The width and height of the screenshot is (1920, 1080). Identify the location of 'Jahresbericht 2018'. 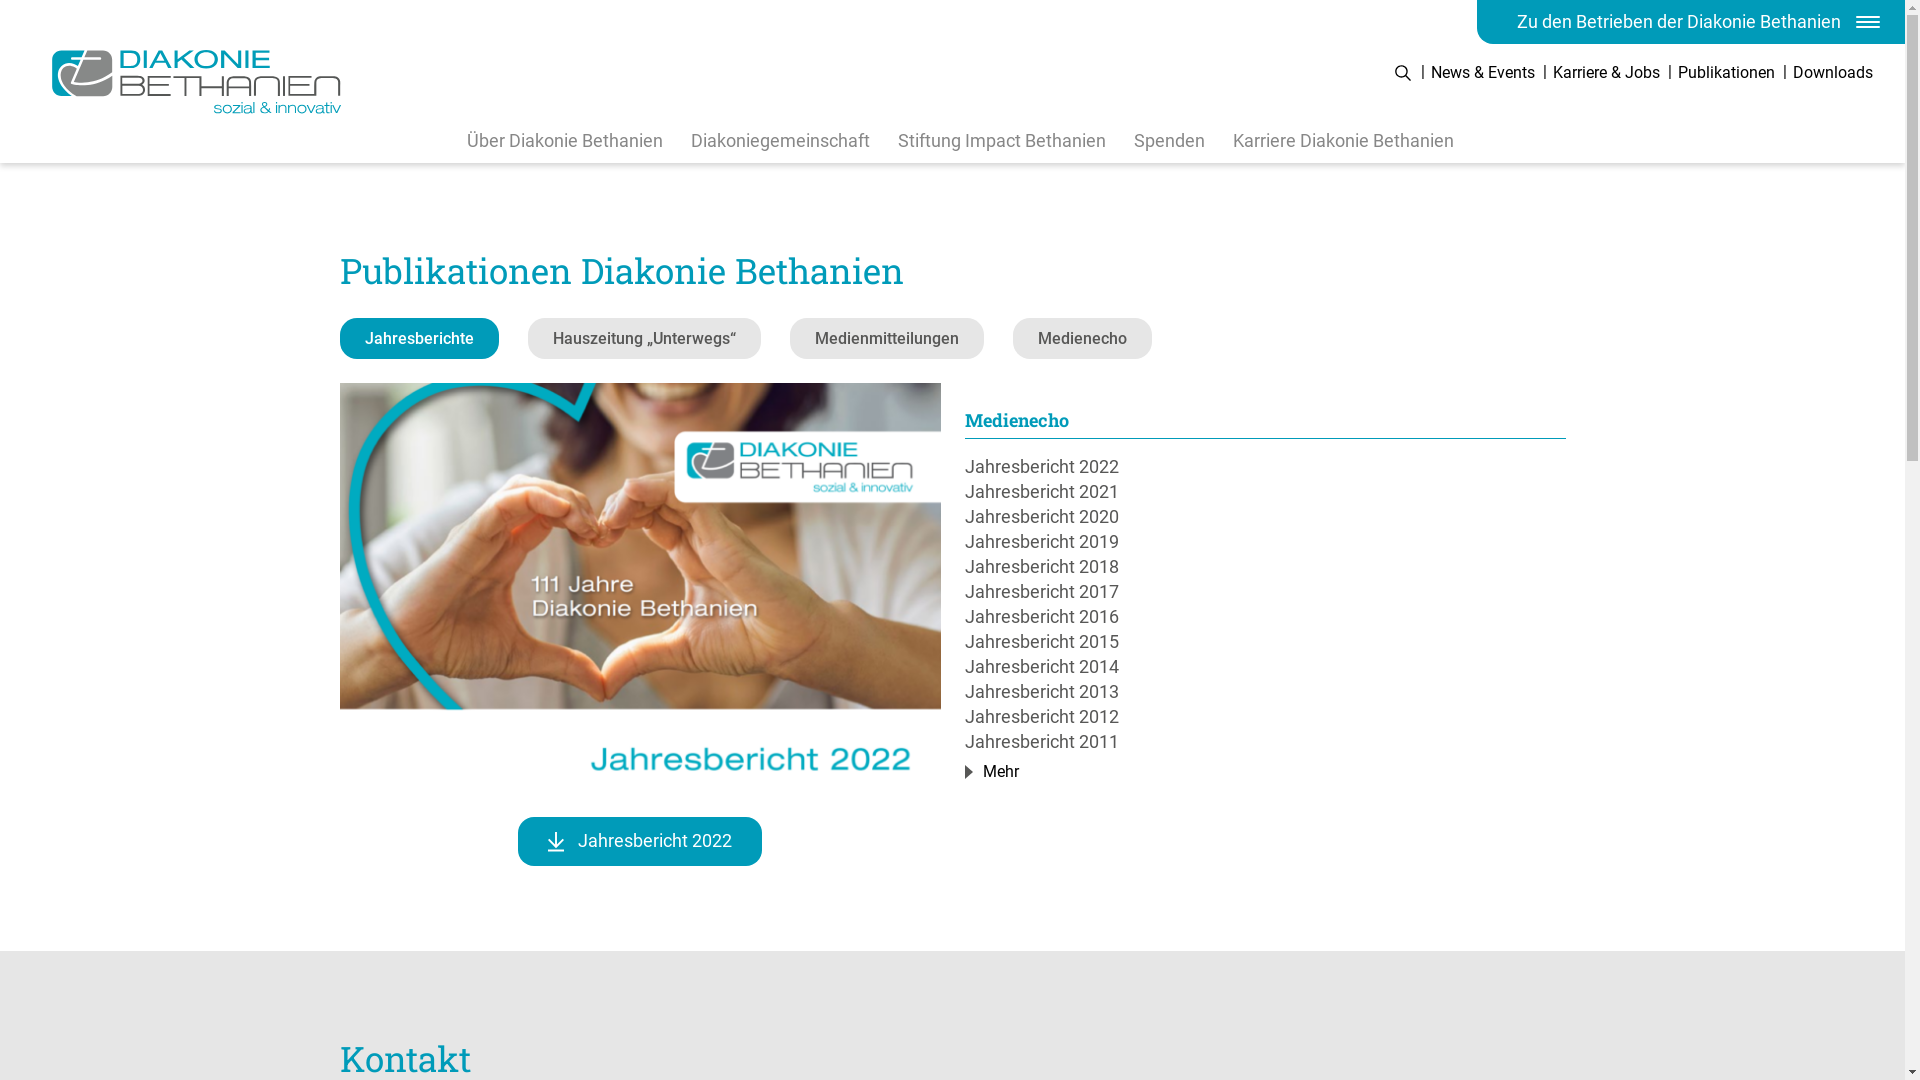
(1263, 566).